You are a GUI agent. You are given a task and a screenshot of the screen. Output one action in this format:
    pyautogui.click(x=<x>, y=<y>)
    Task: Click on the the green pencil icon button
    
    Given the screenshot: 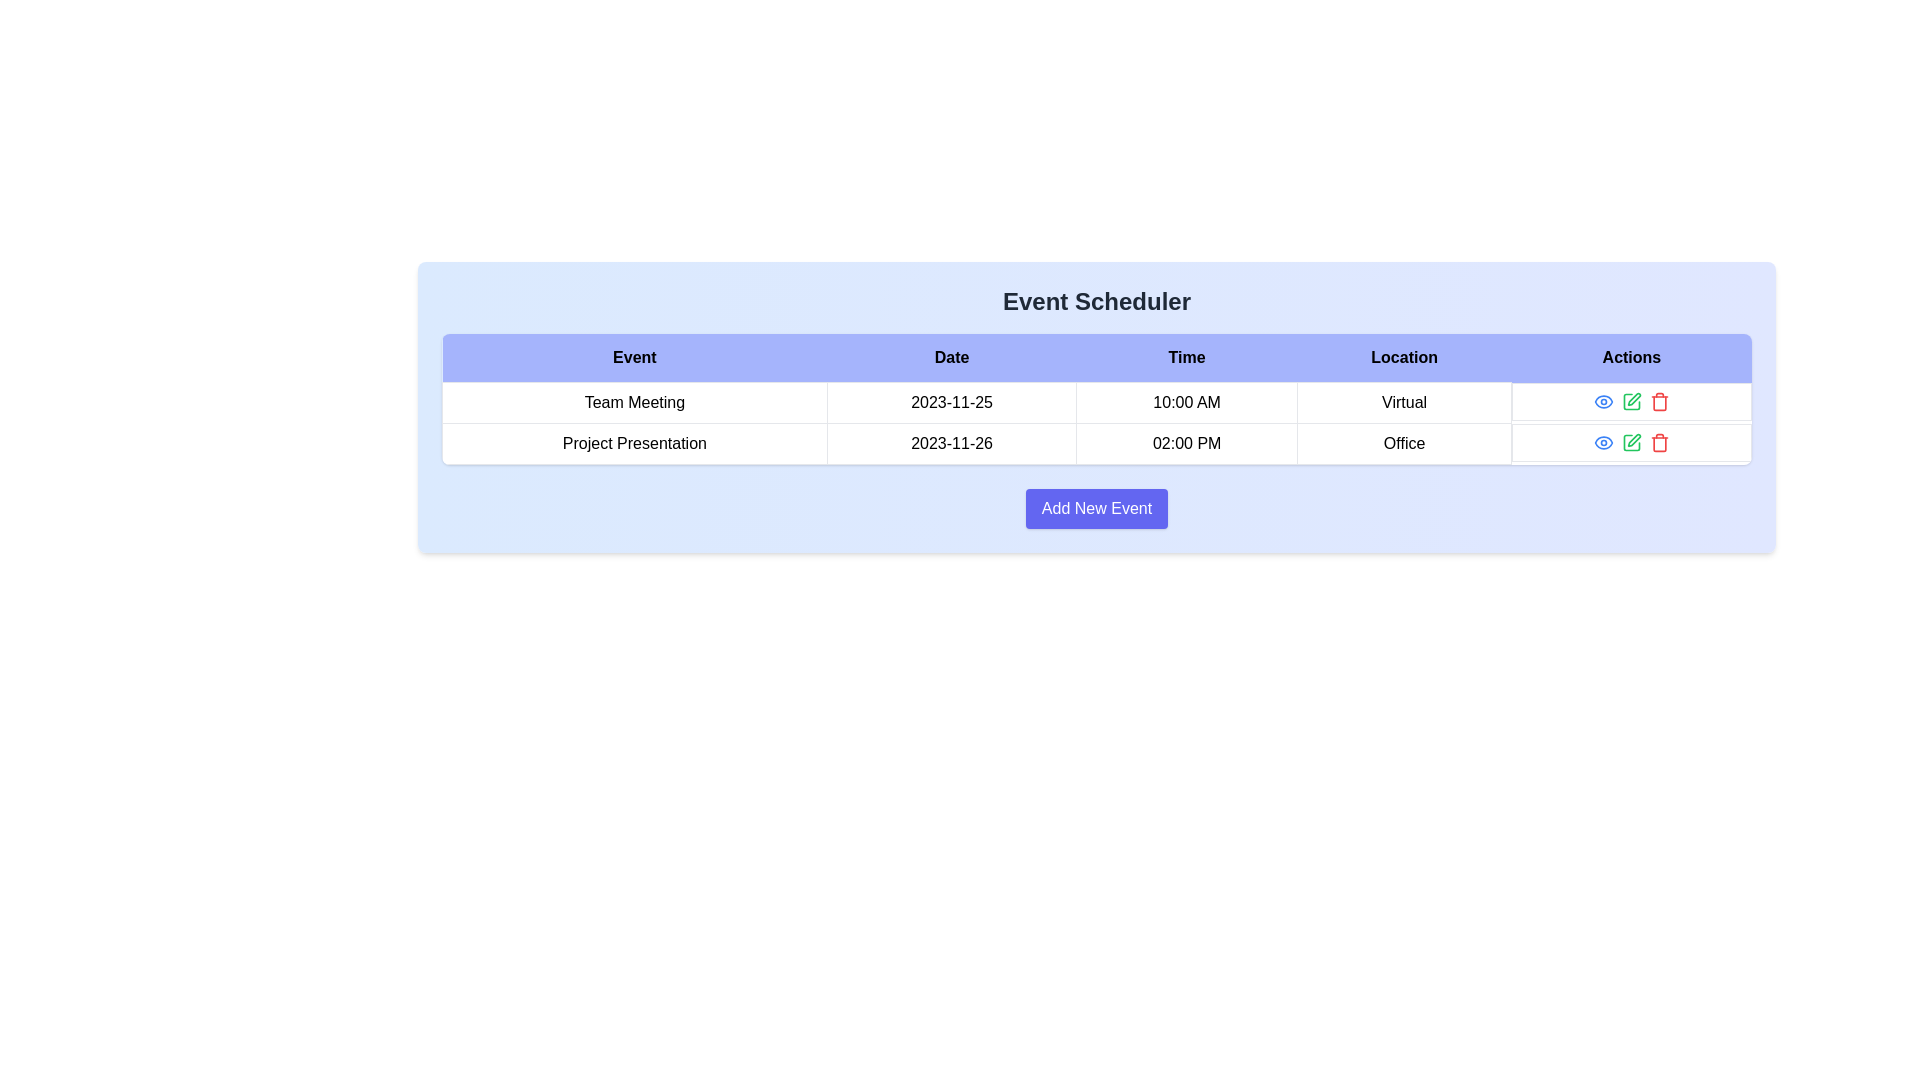 What is the action you would take?
    pyautogui.click(x=1632, y=441)
    